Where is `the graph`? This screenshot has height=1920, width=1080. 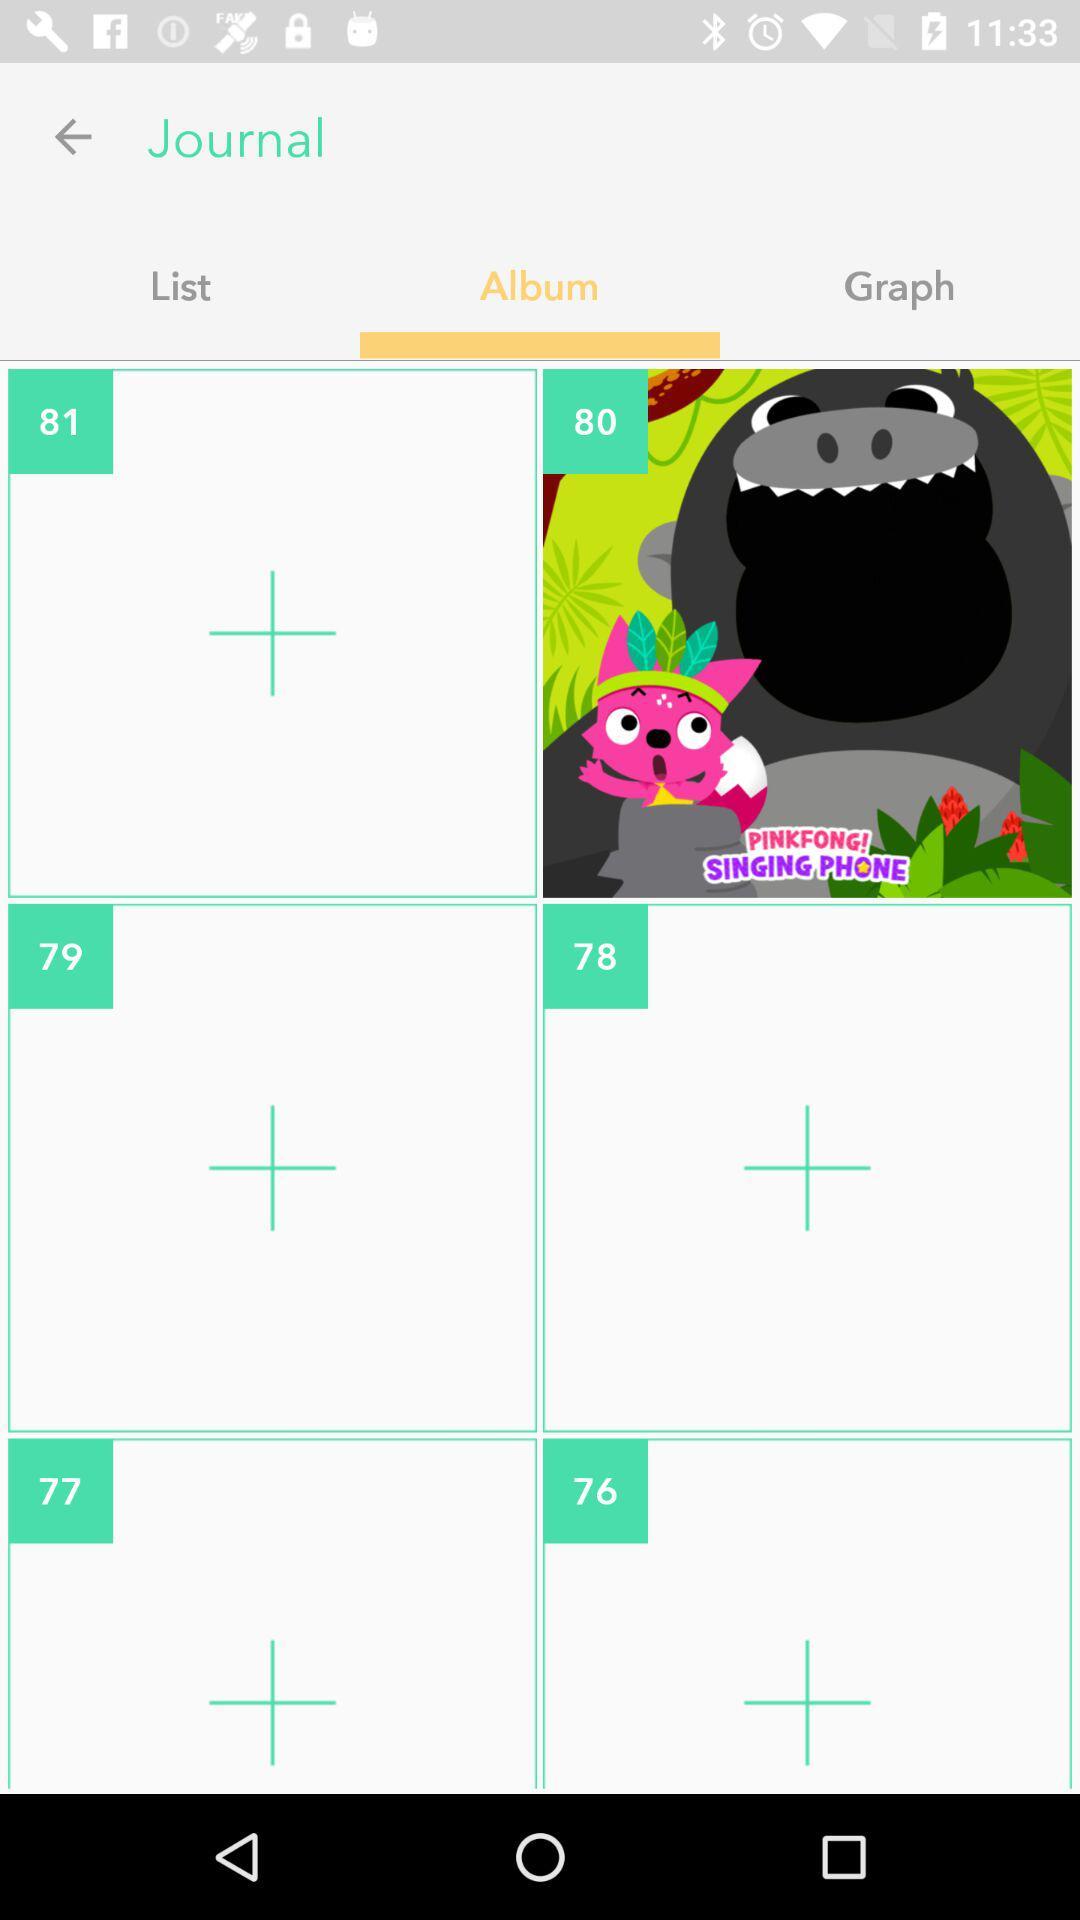 the graph is located at coordinates (898, 284).